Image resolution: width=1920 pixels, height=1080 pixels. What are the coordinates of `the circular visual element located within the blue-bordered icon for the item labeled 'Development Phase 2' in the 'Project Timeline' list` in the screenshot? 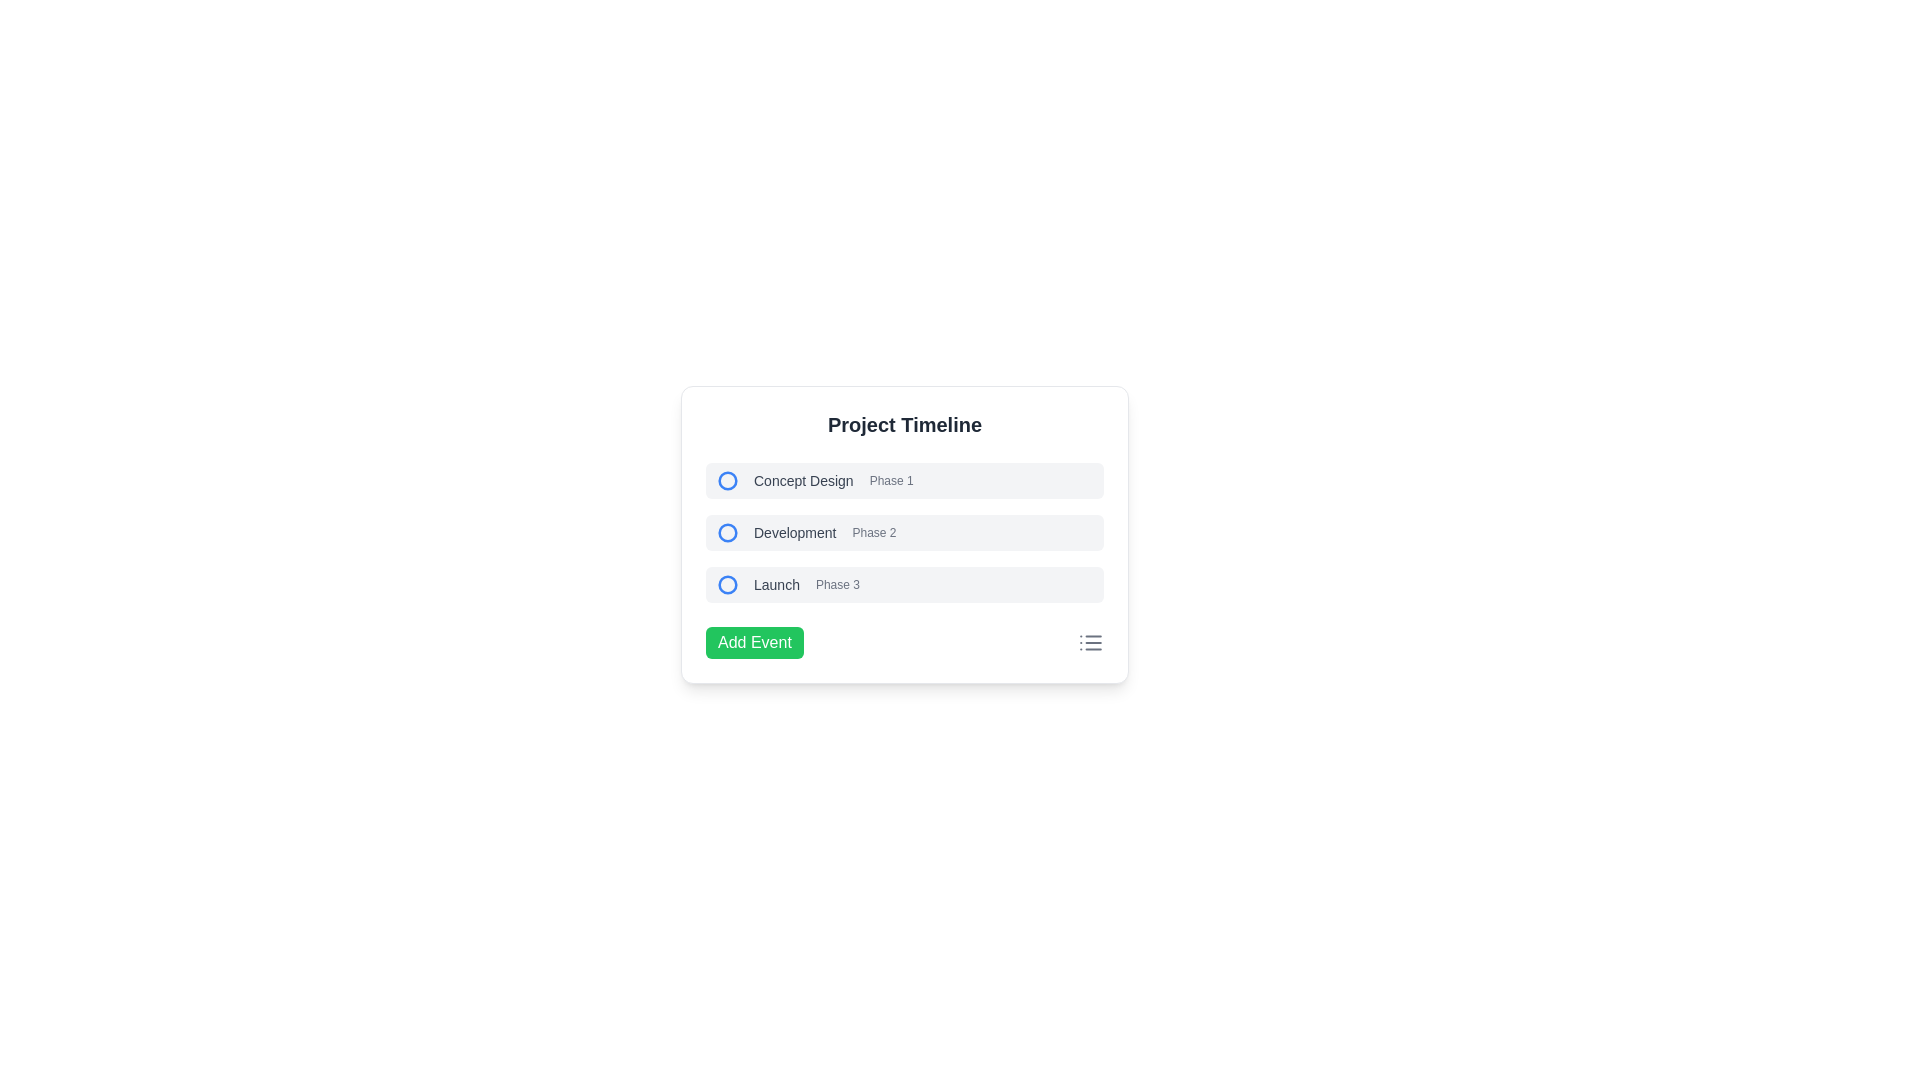 It's located at (727, 531).